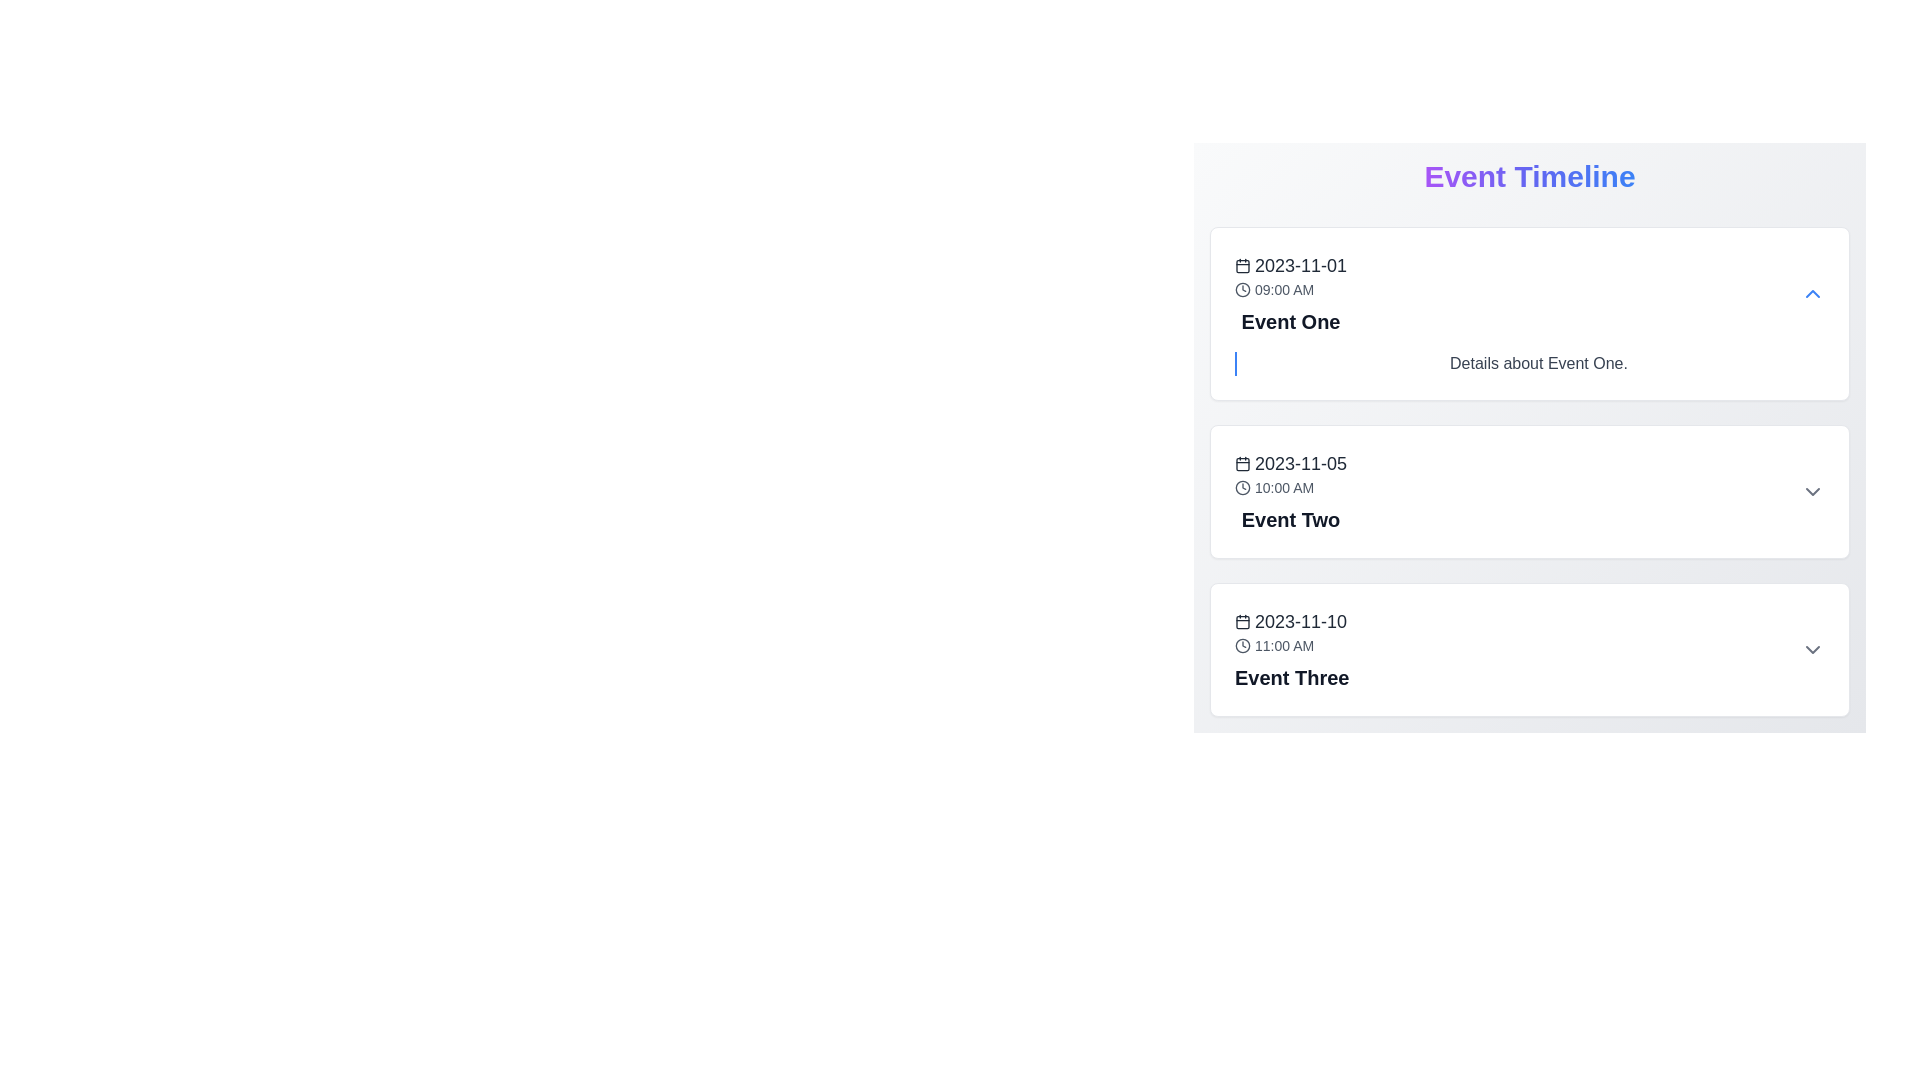 This screenshot has width=1920, height=1080. Describe the element at coordinates (1291, 320) in the screenshot. I see `the Text Label that serves as the title or identifier of the event, located in the first event section of the 'Event Timeline', positioned below the date and time ('2023-11-01' and '09:00 AM')` at that location.